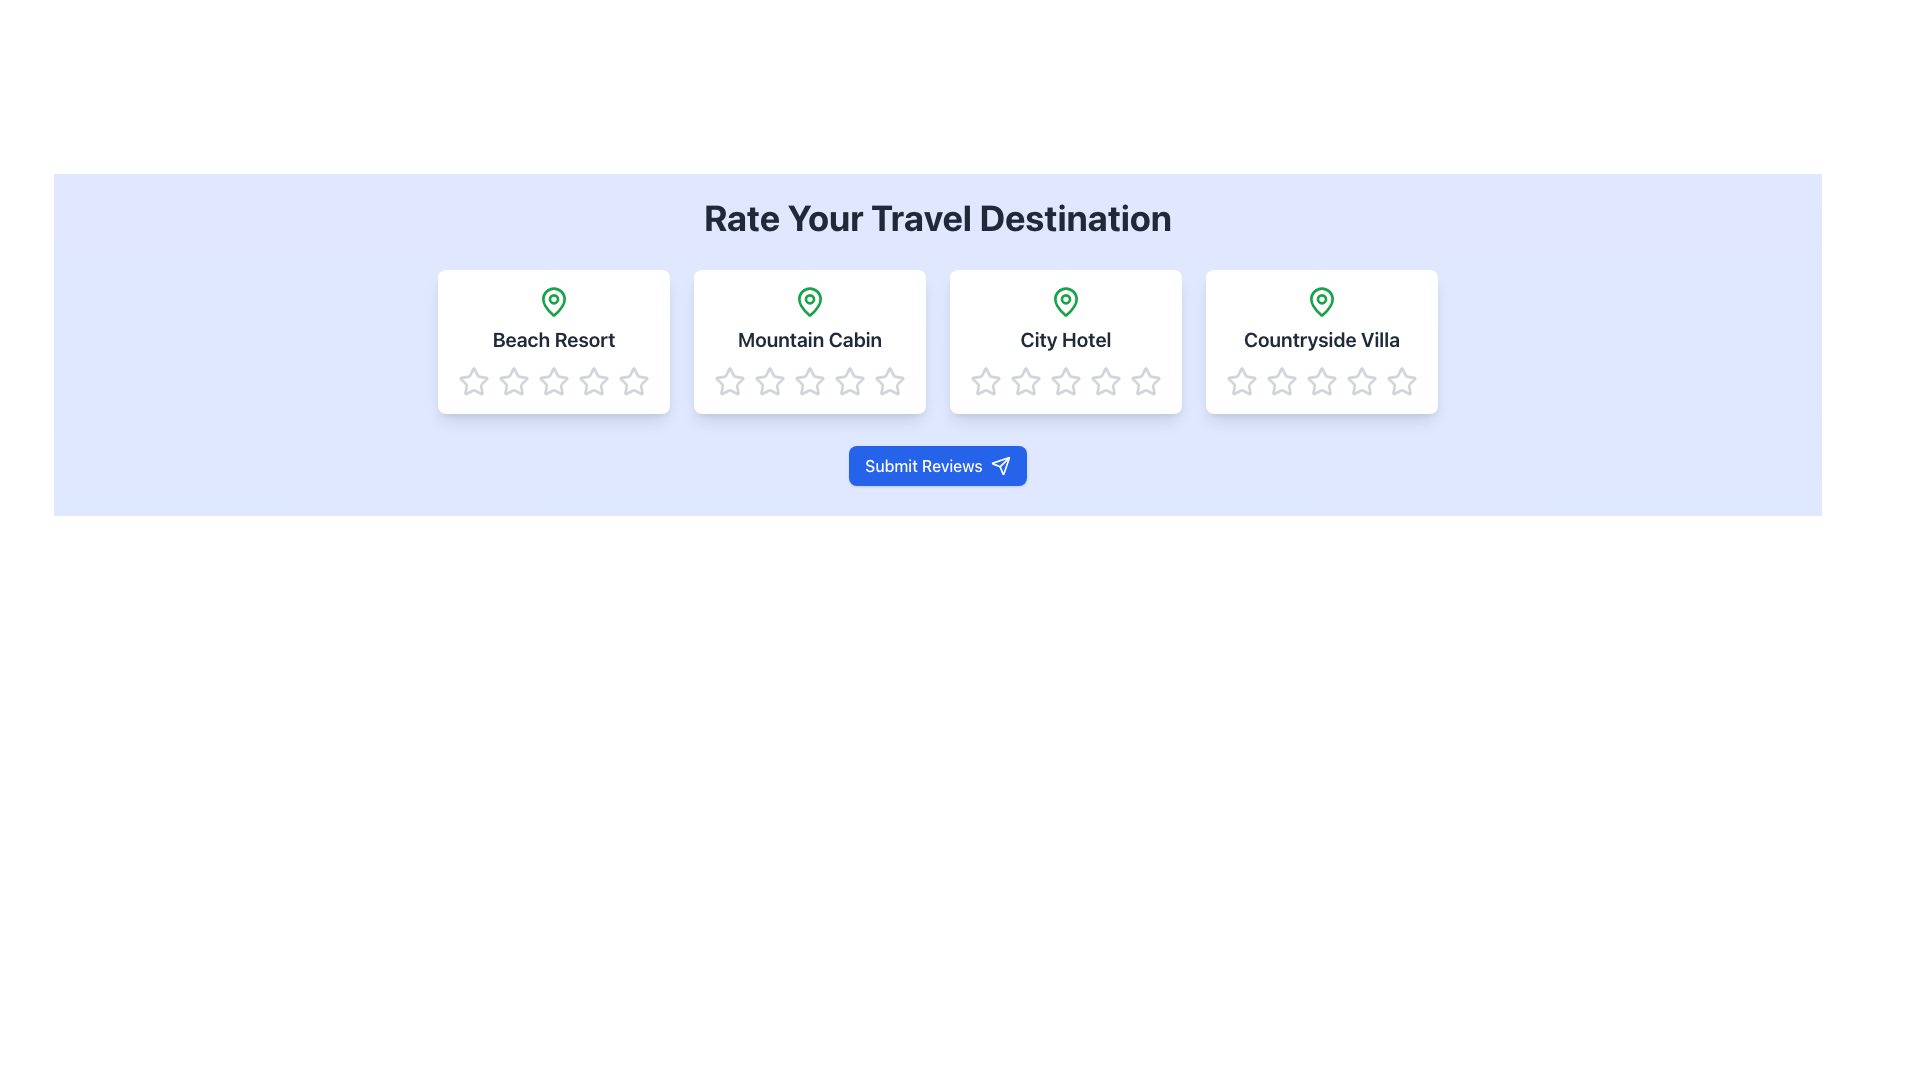 The image size is (1920, 1080). What do you see at coordinates (1321, 381) in the screenshot?
I see `the third empty star icon` at bounding box center [1321, 381].